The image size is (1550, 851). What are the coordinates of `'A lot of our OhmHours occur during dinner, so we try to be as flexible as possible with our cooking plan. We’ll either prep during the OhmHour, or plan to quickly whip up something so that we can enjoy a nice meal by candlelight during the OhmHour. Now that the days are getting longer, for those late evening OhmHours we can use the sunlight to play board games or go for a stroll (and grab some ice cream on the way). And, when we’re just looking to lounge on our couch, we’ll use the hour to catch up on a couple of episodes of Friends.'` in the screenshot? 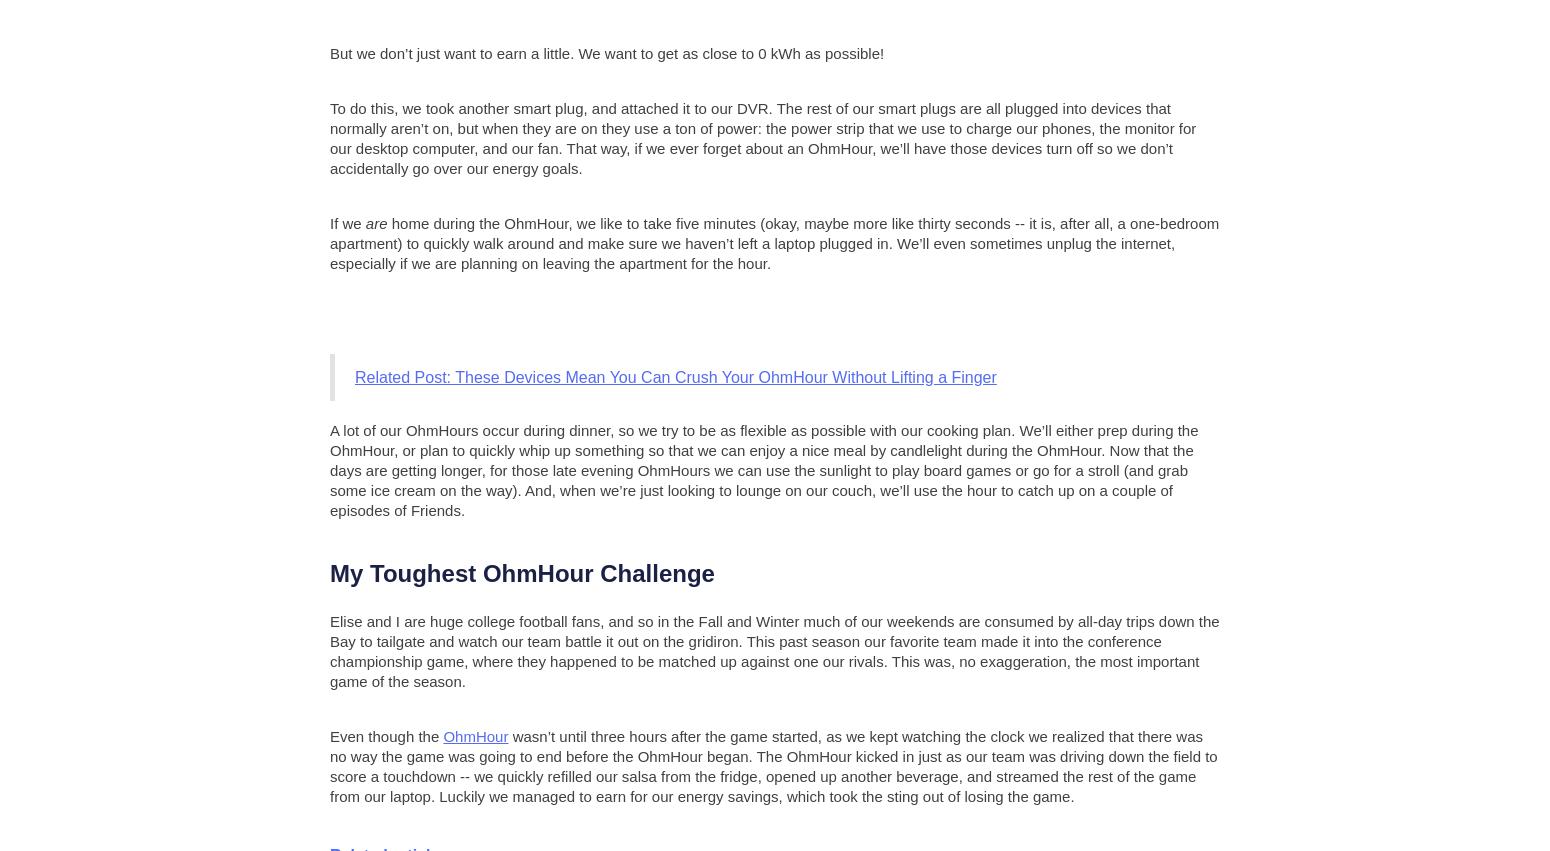 It's located at (763, 468).